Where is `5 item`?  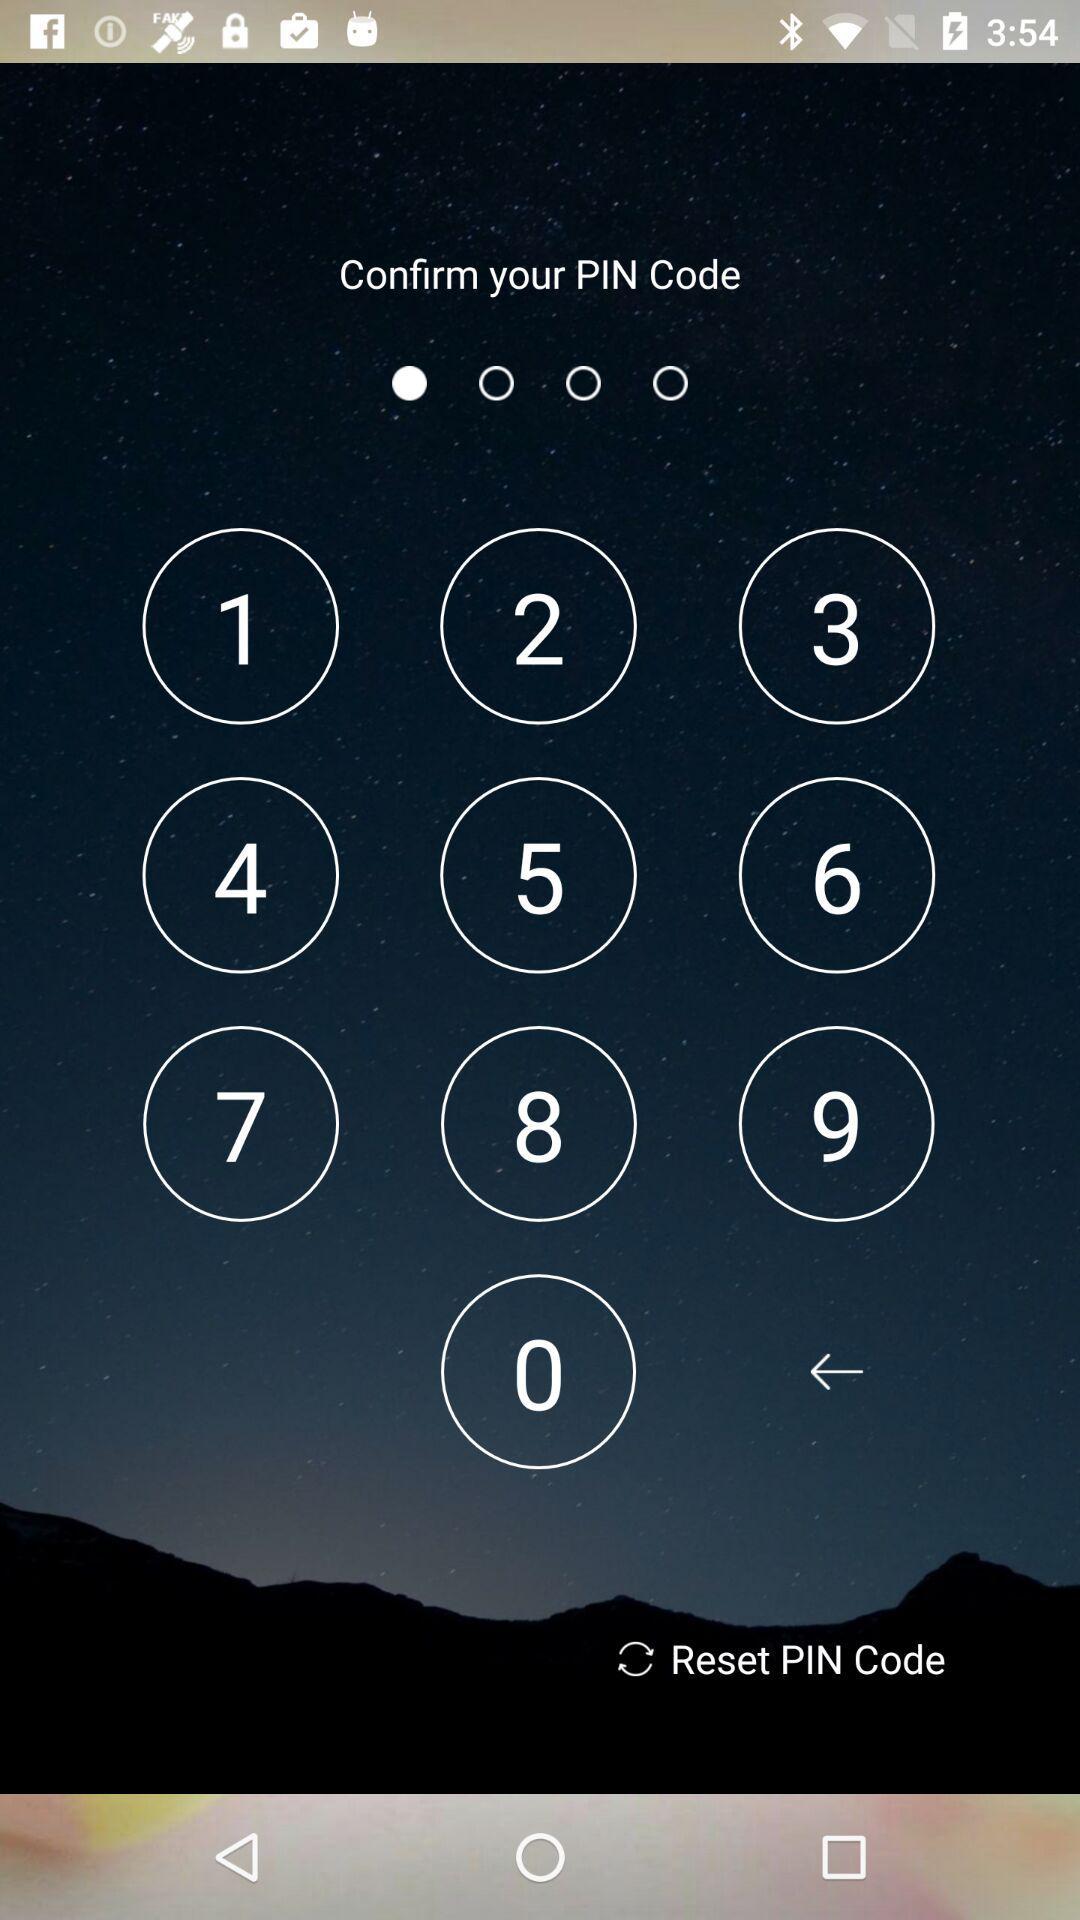
5 item is located at coordinates (537, 875).